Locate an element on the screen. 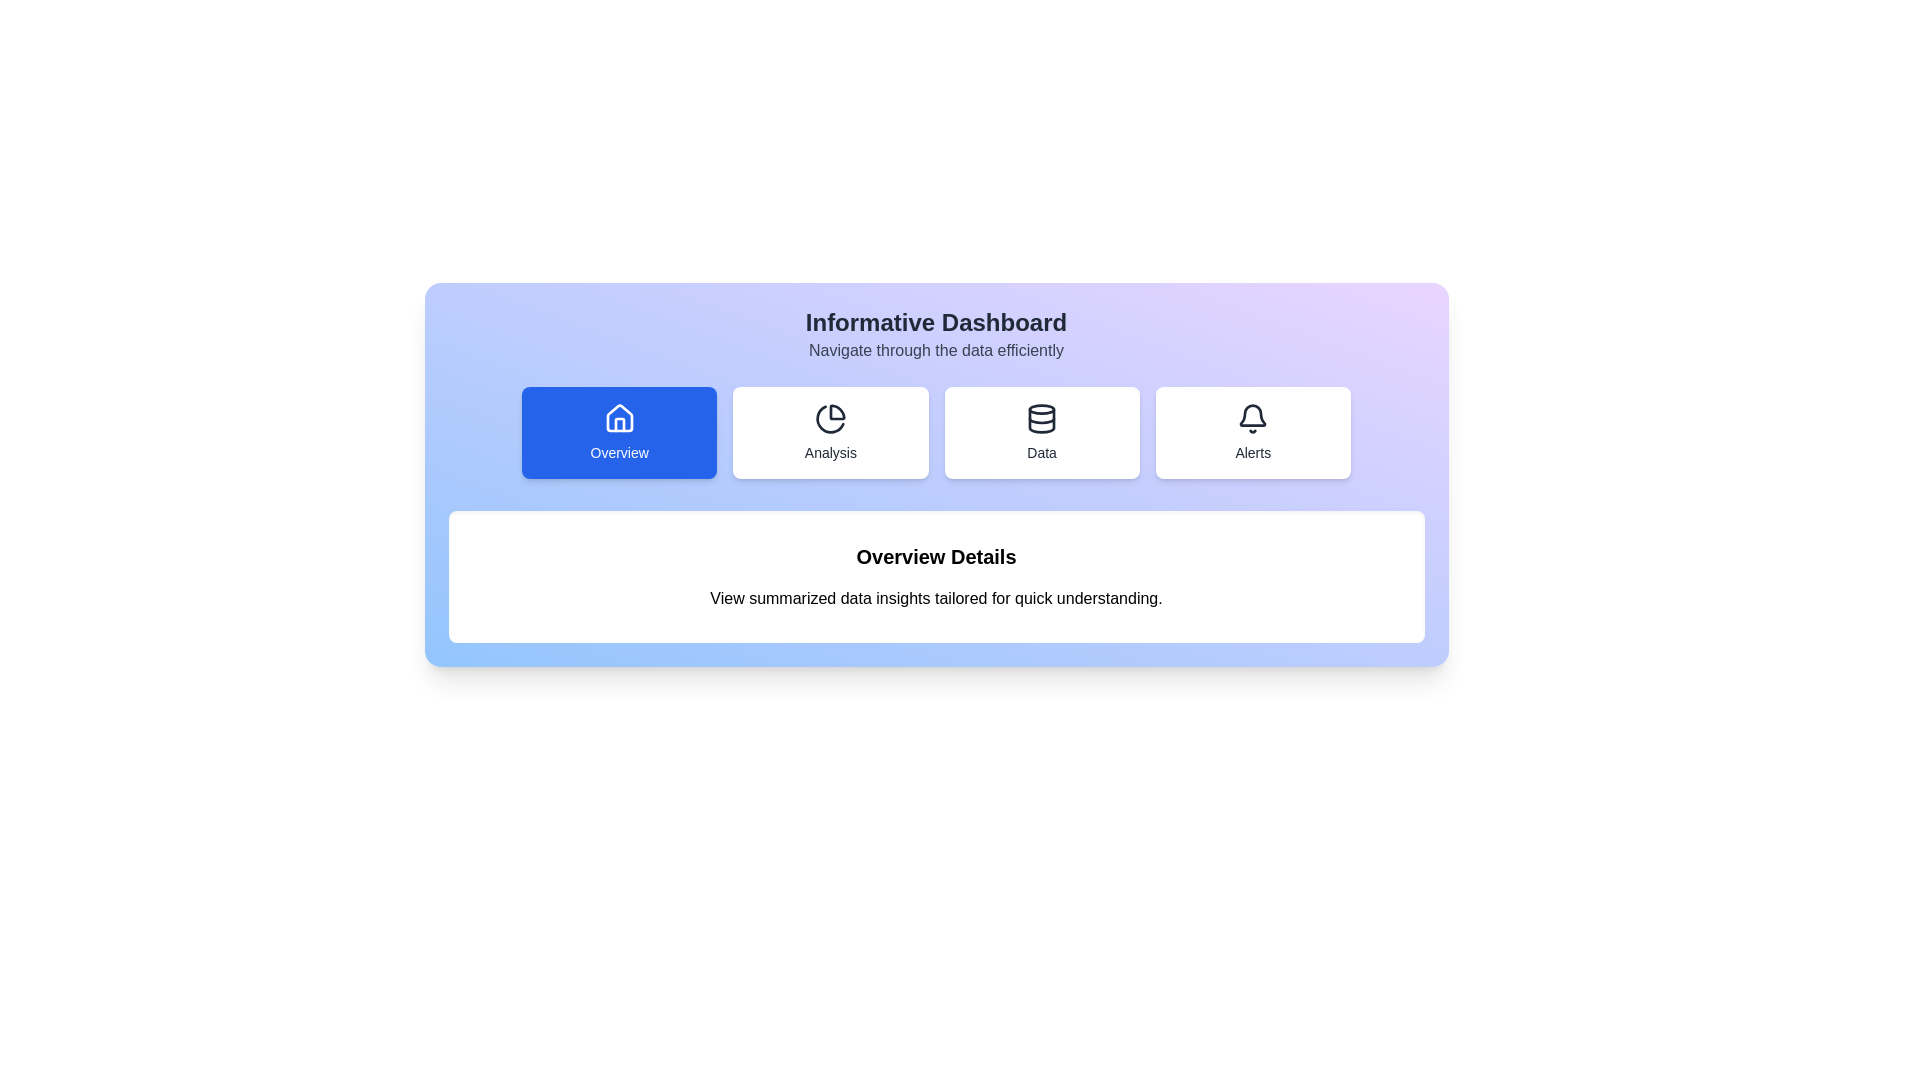 The image size is (1920, 1080). the bell-shaped icon located at the center of the 'Alerts' card in the top-right quadrant of the interface is located at coordinates (1252, 418).